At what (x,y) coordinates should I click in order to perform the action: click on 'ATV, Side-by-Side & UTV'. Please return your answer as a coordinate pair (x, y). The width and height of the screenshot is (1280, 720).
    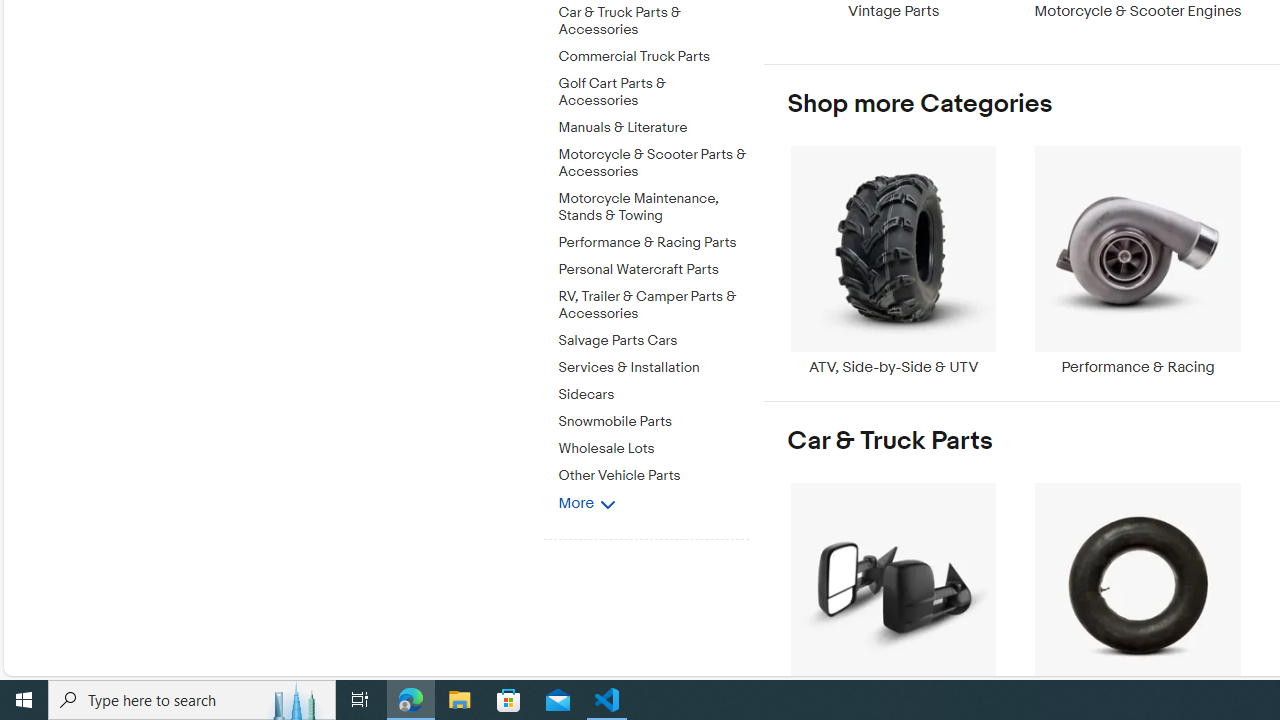
    Looking at the image, I should click on (892, 260).